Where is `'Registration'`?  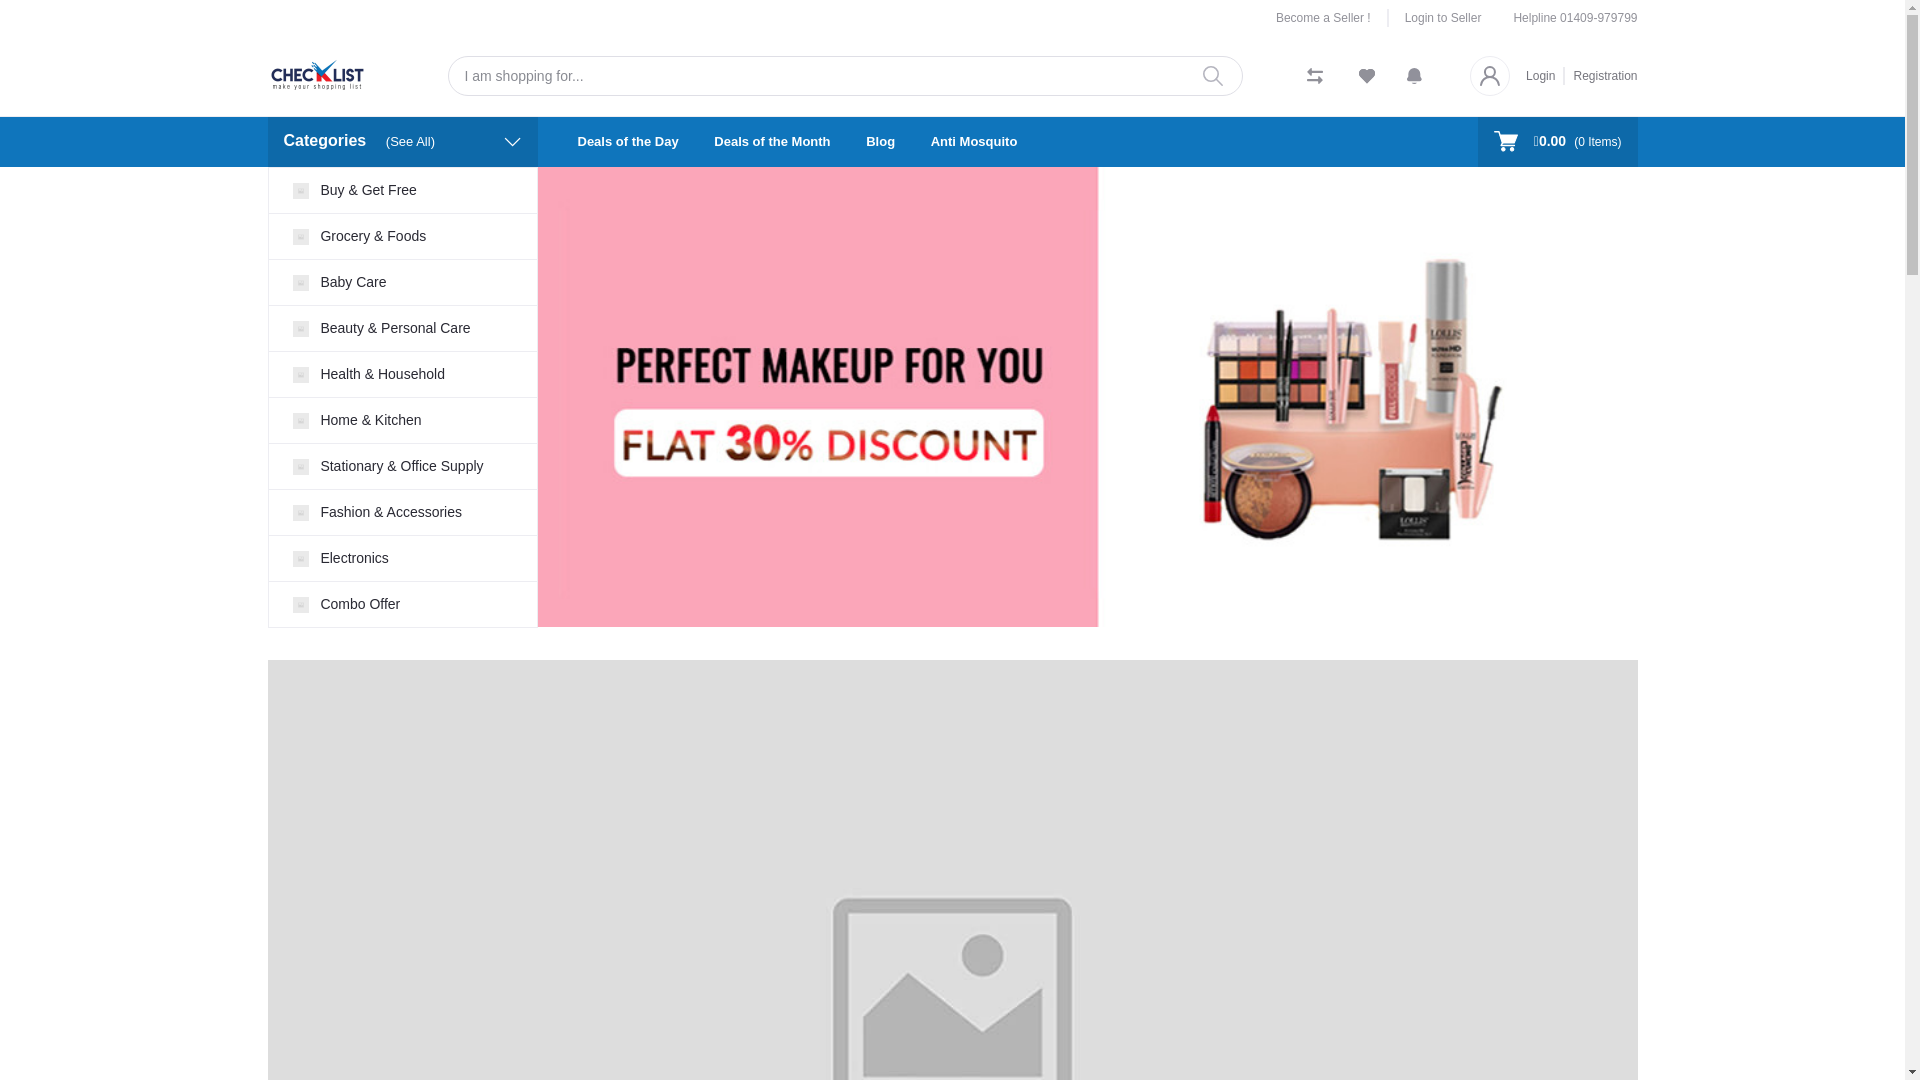
'Registration' is located at coordinates (1601, 73).